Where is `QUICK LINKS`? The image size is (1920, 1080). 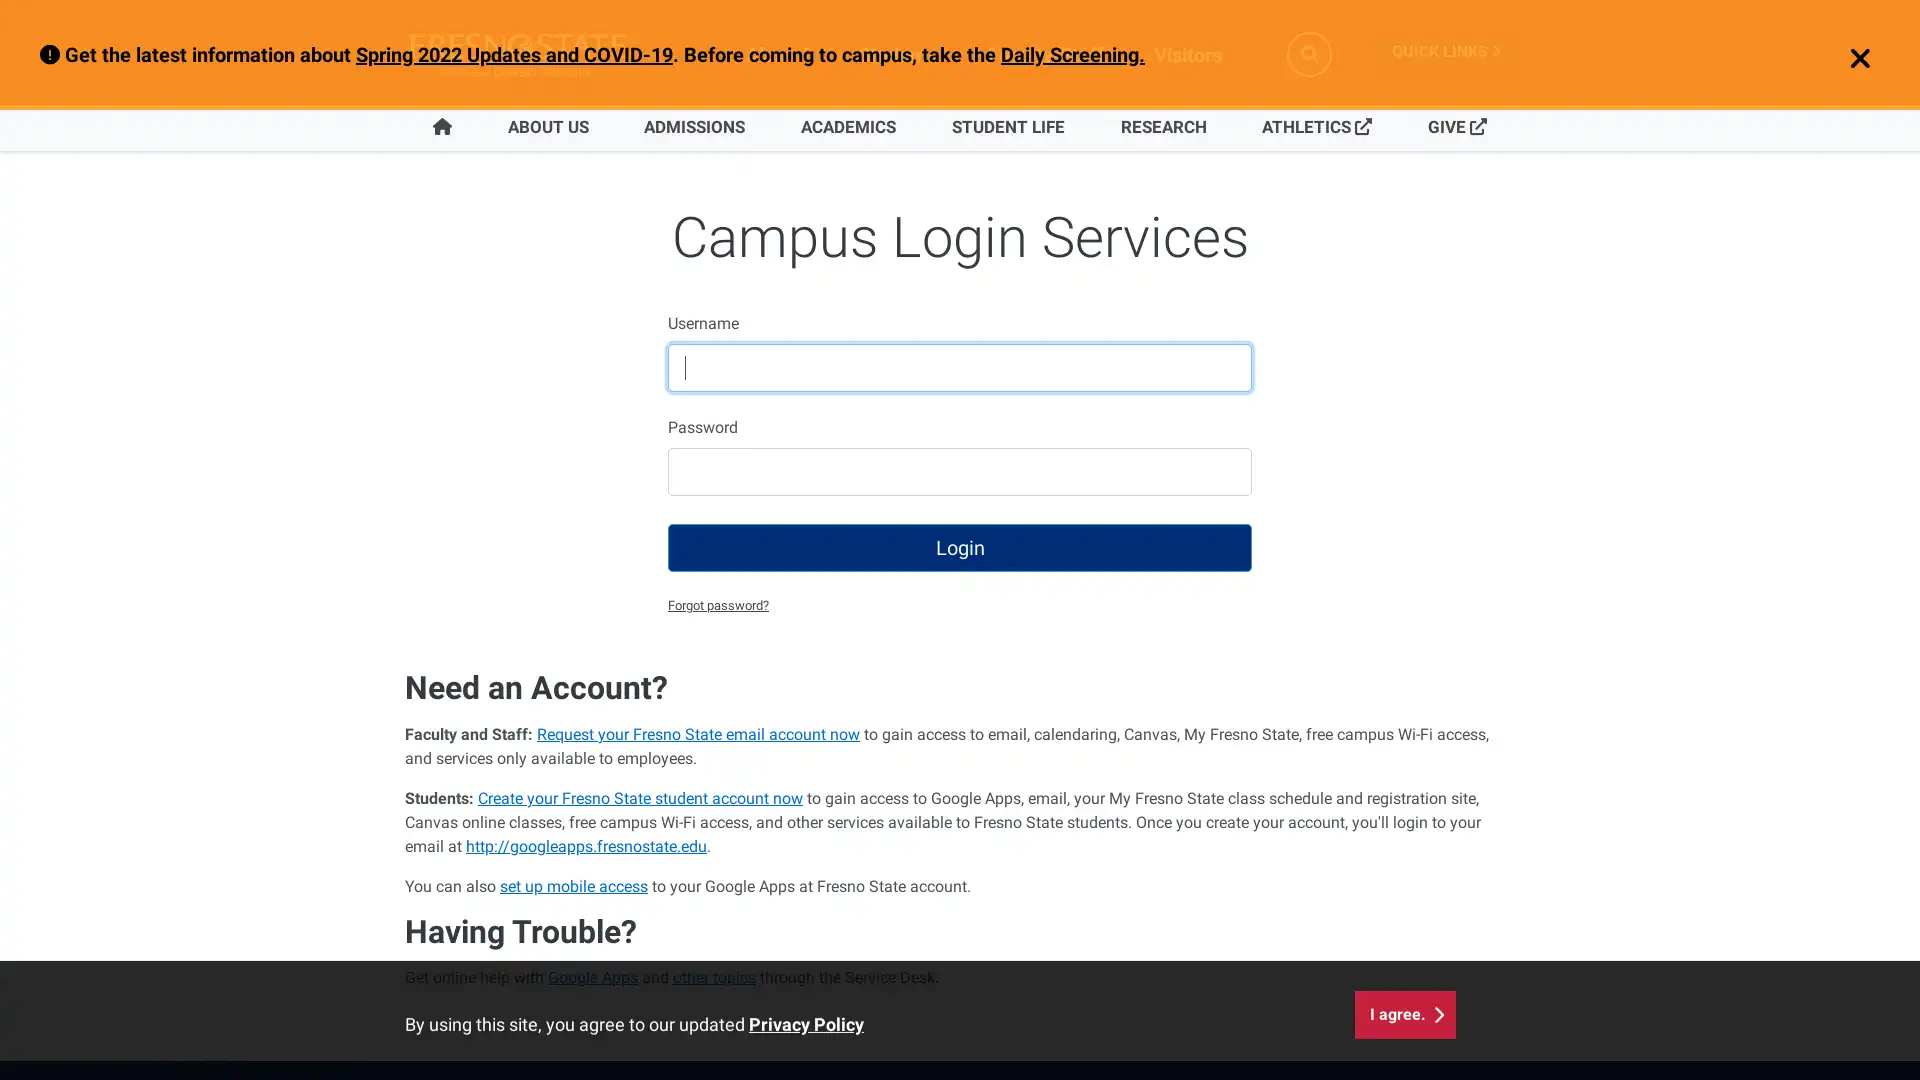
QUICK LINKS is located at coordinates (1445, 50).